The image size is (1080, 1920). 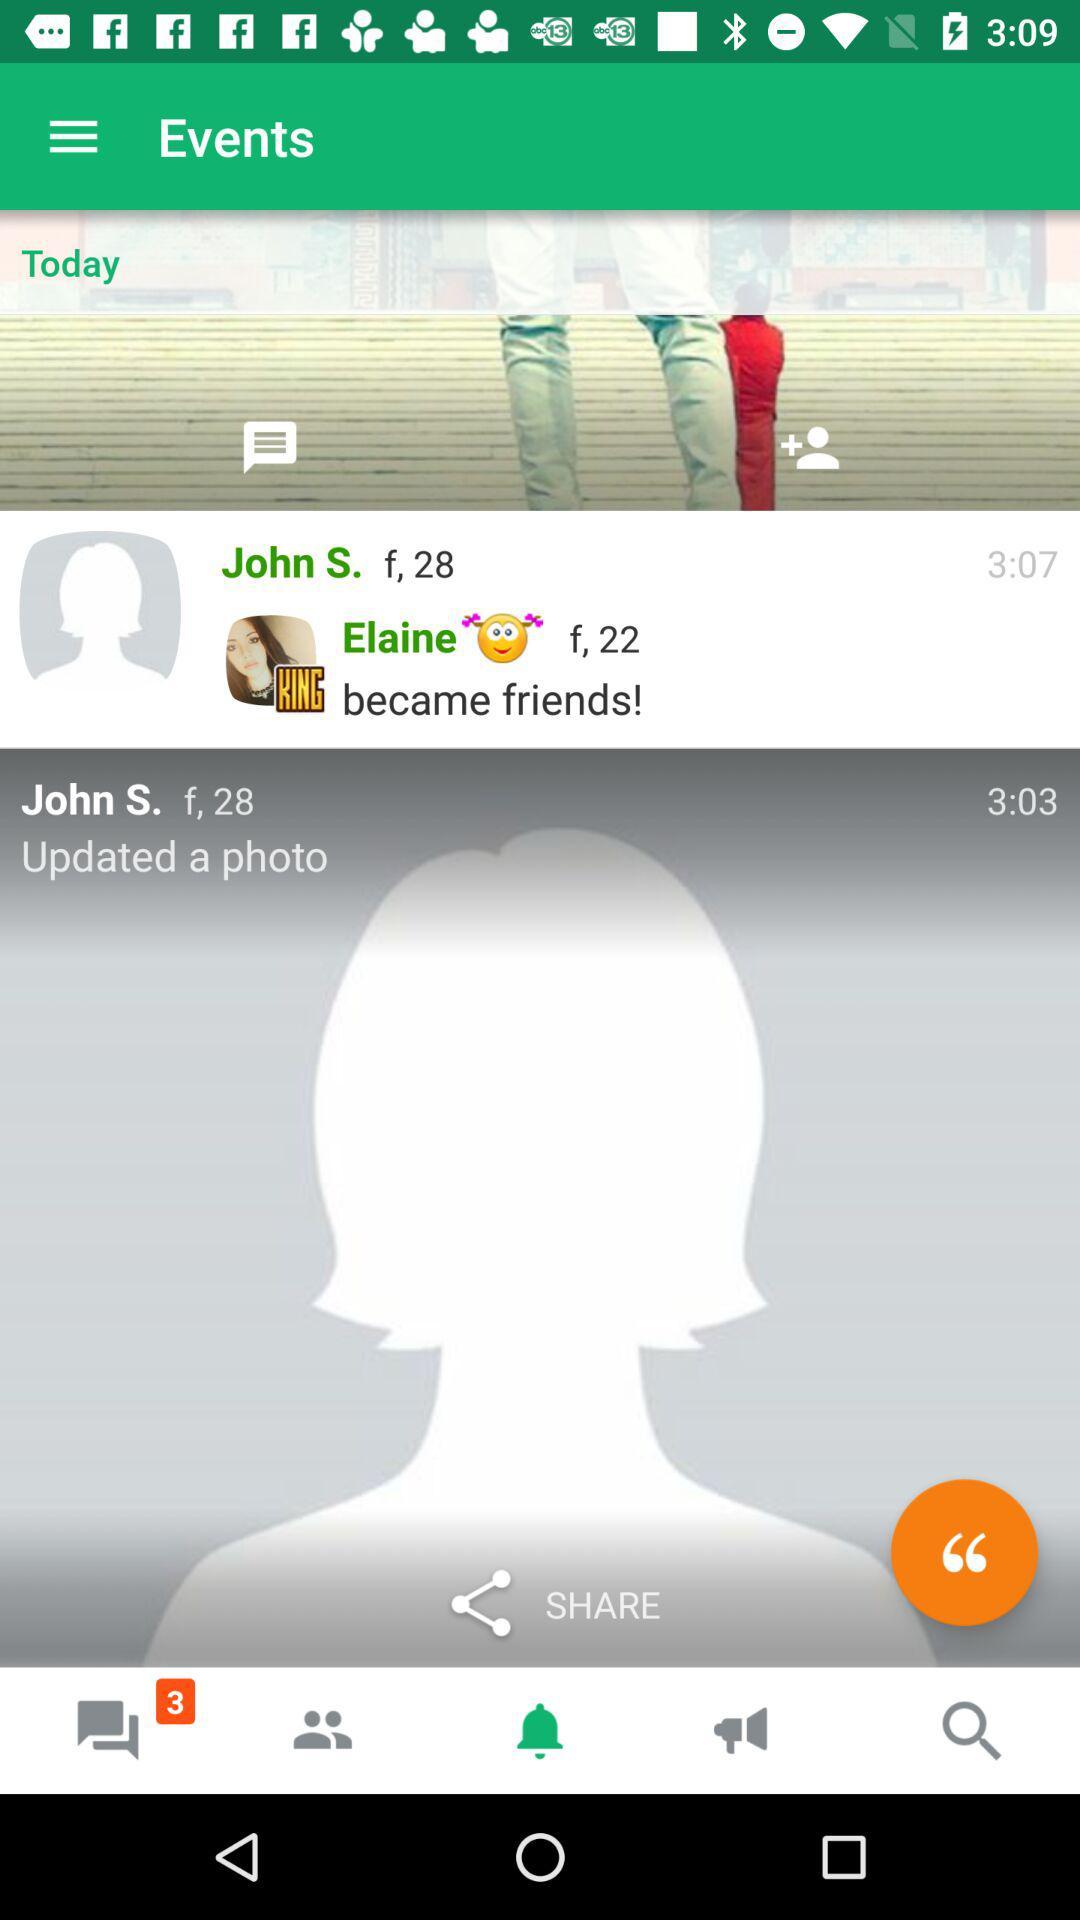 I want to click on icon below the today, so click(x=810, y=446).